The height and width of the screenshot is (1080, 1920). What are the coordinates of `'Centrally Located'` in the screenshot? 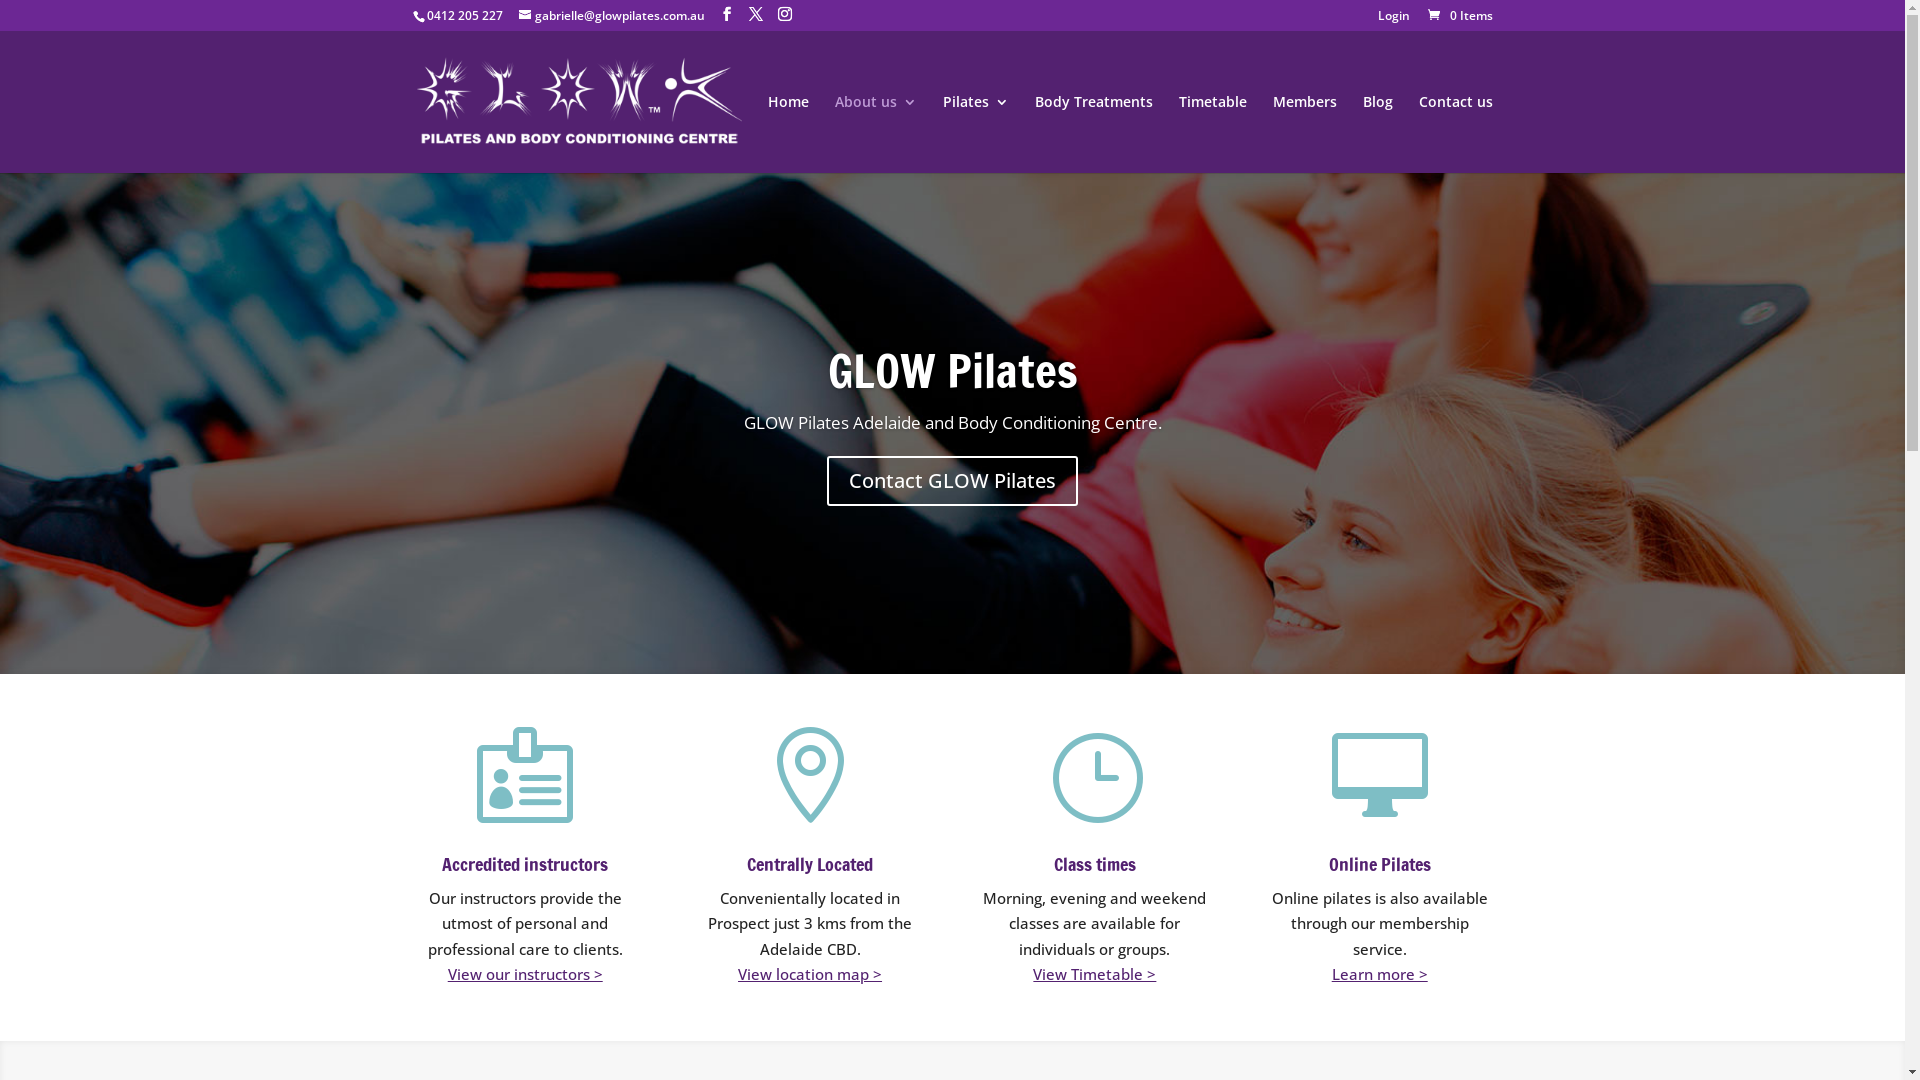 It's located at (746, 863).